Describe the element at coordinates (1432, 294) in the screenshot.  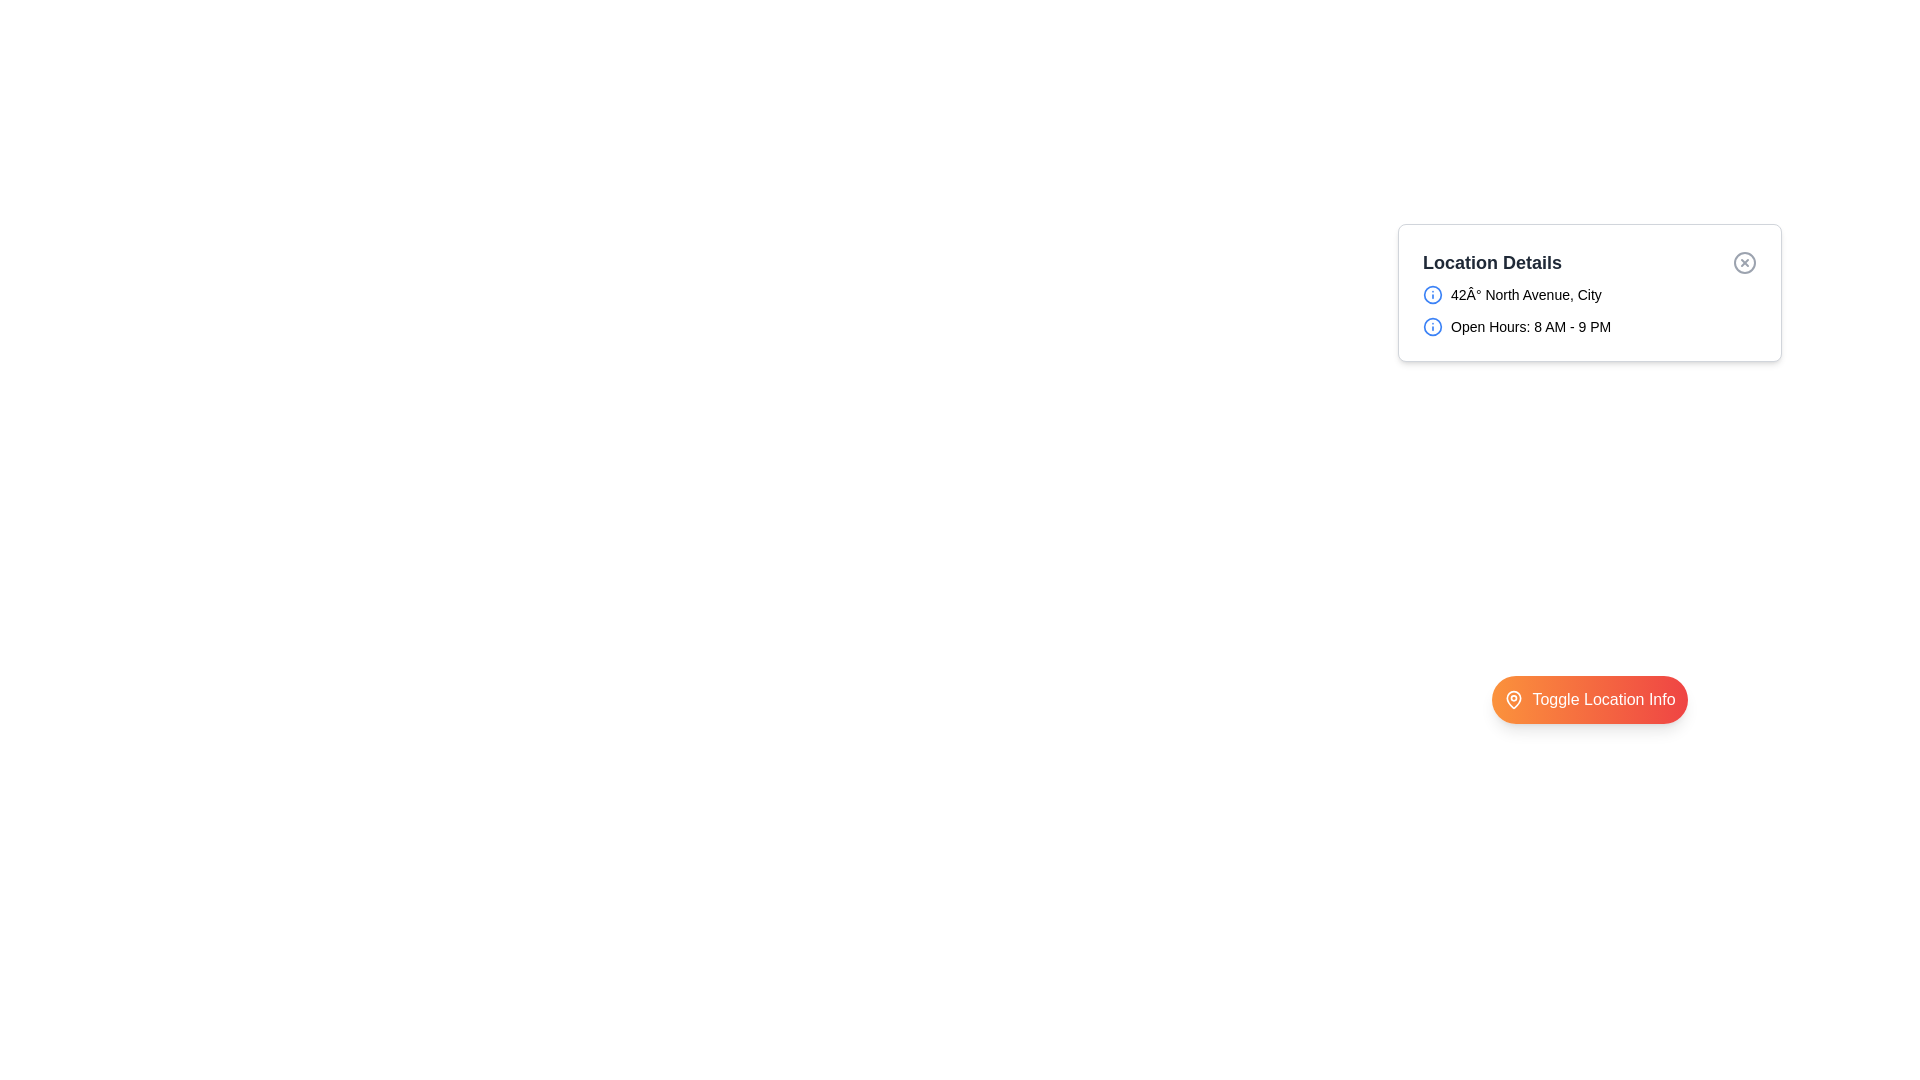
I see `the information icon located to the left of the descriptive text for the address '42° North Avenue, City' within the card-style panel labeled 'Location Details' to retrieve information` at that location.